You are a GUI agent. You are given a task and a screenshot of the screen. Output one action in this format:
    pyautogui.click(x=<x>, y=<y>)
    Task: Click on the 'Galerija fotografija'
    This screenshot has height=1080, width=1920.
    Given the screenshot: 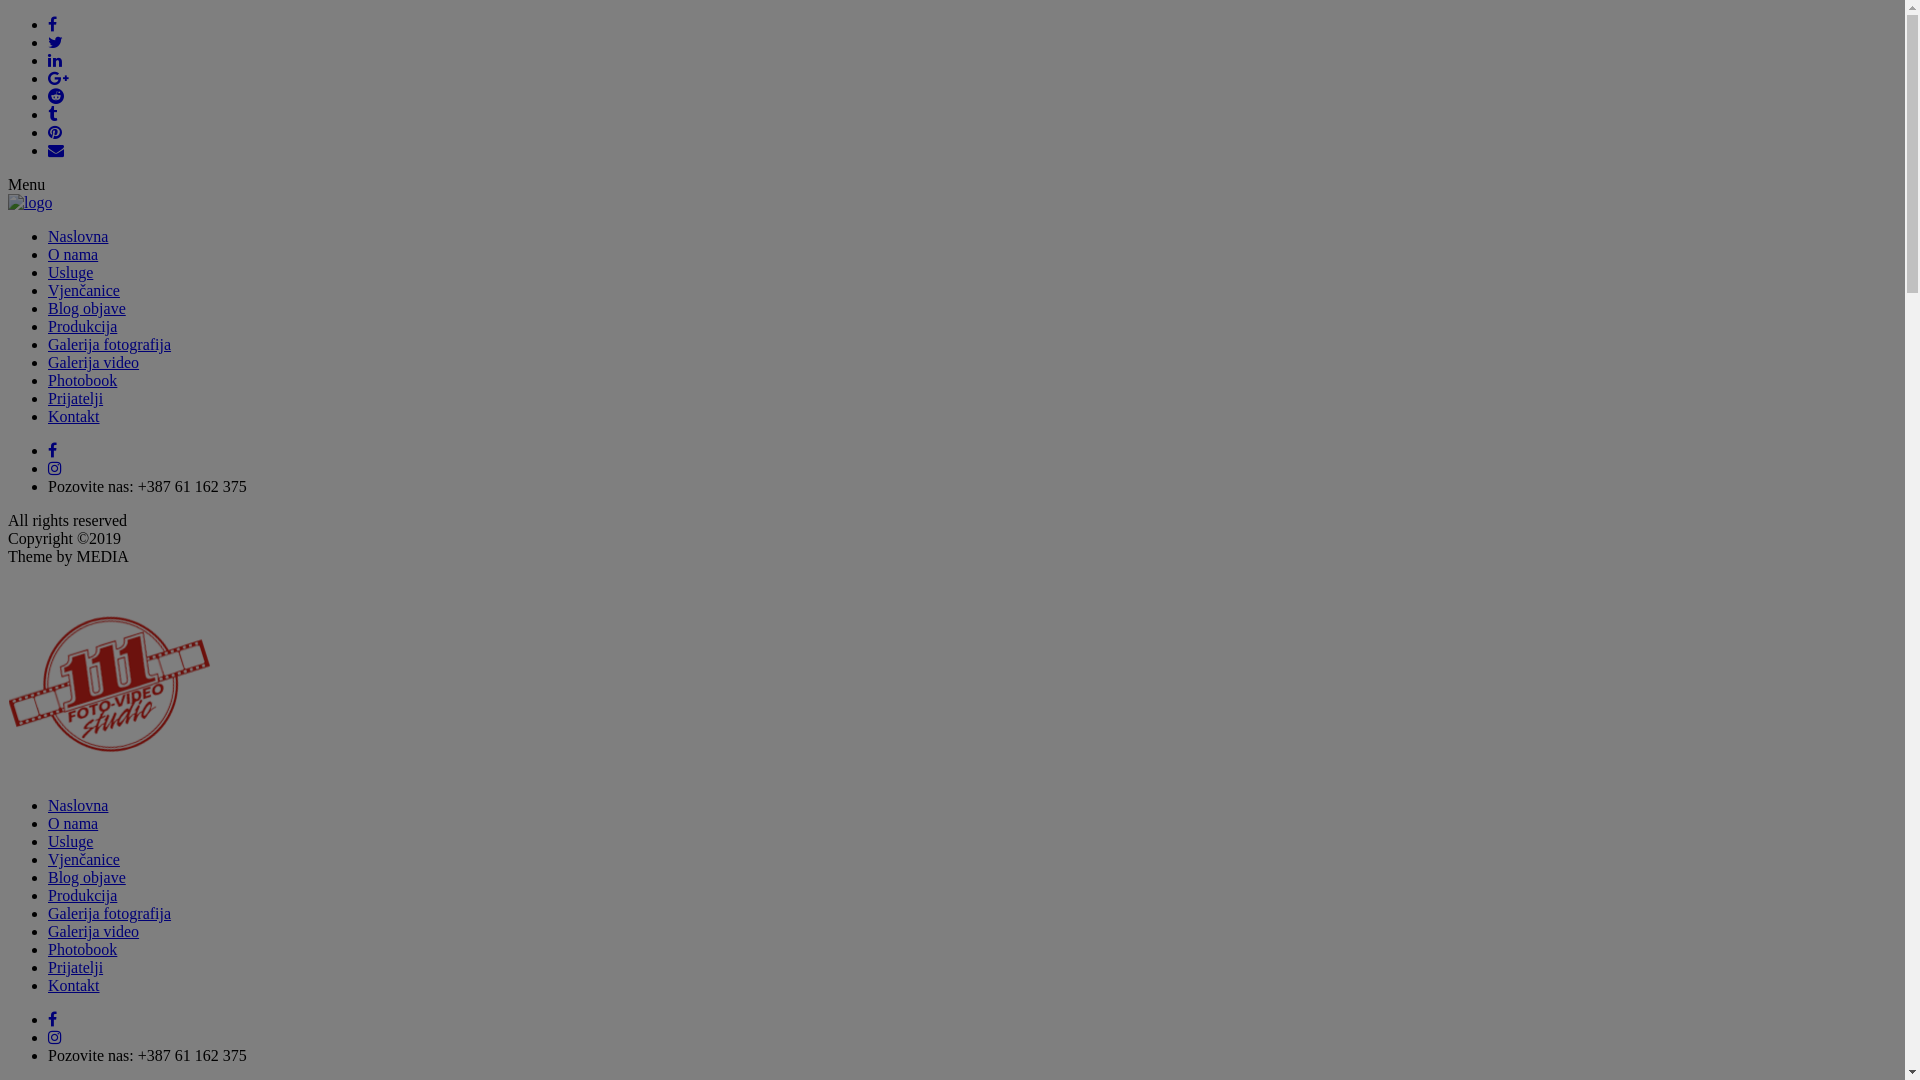 What is the action you would take?
    pyautogui.click(x=108, y=913)
    